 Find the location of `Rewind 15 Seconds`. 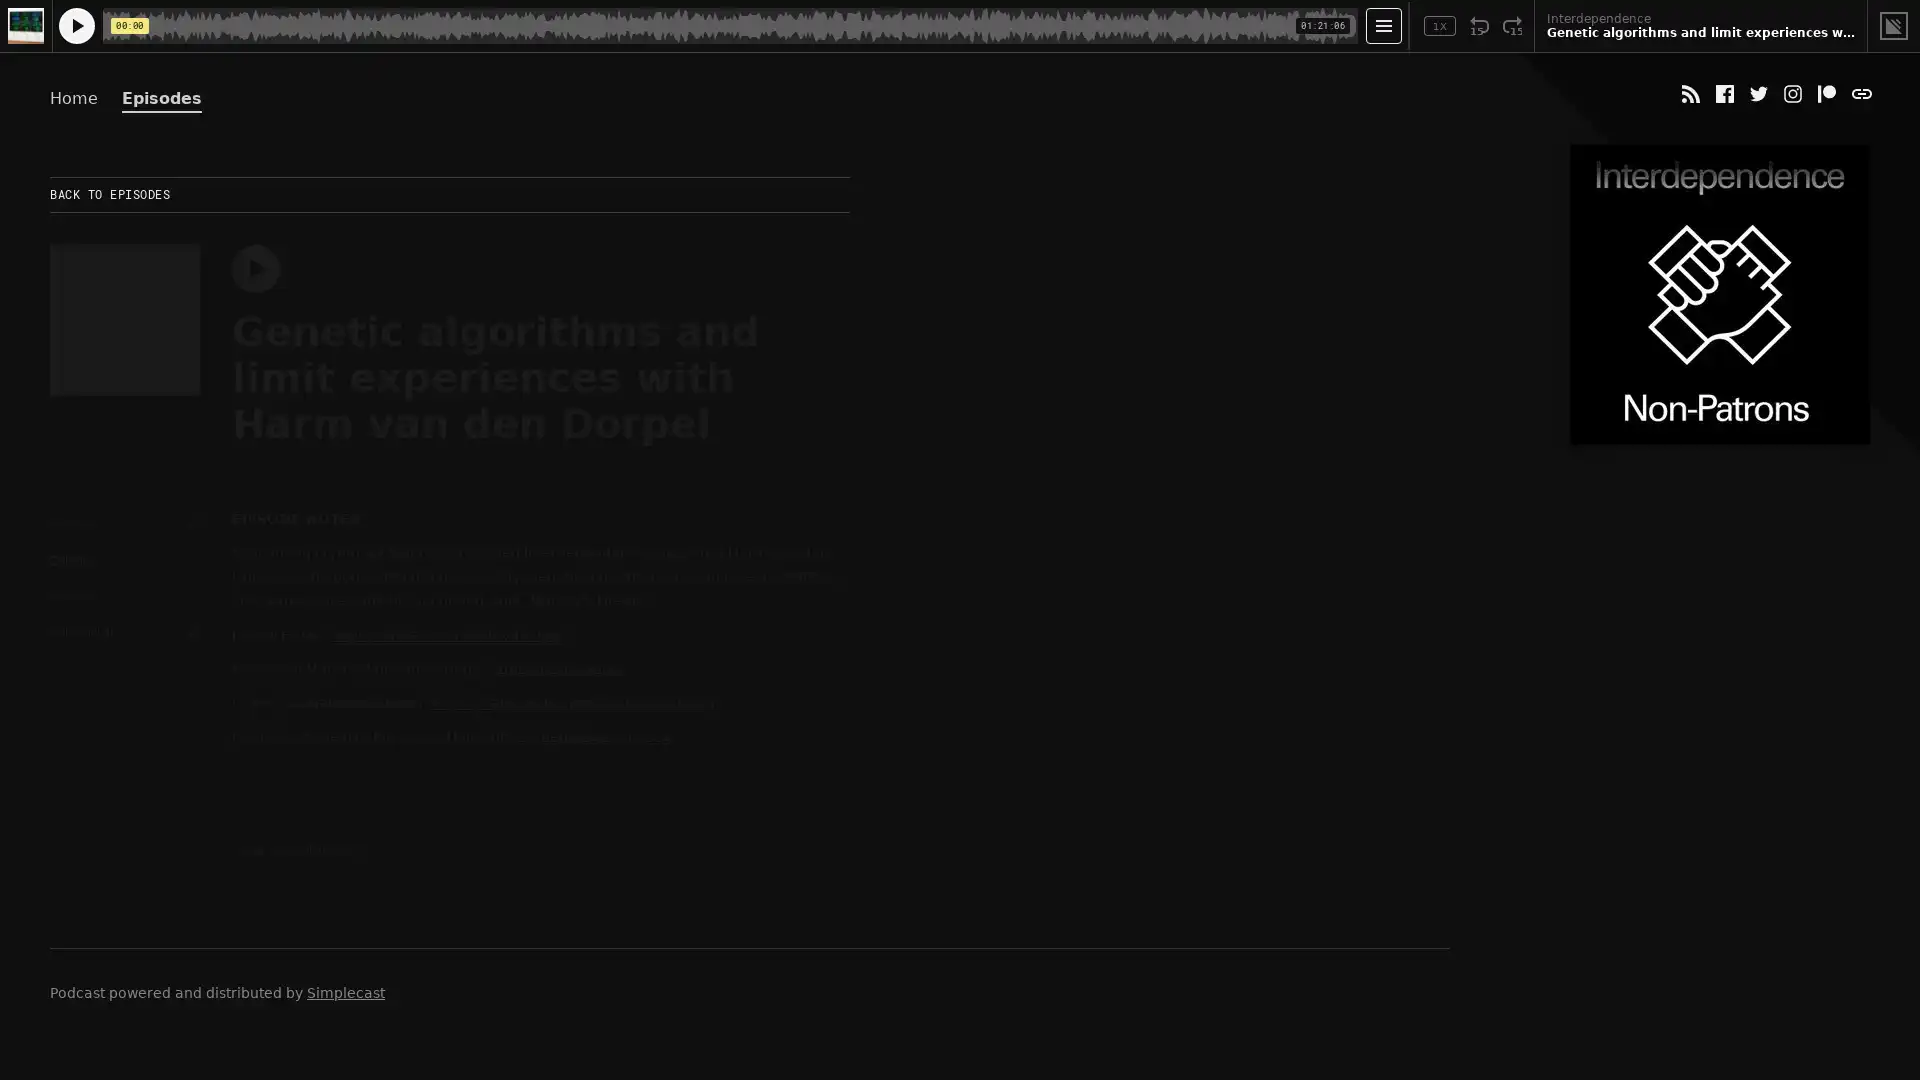

Rewind 15 Seconds is located at coordinates (1479, 26).